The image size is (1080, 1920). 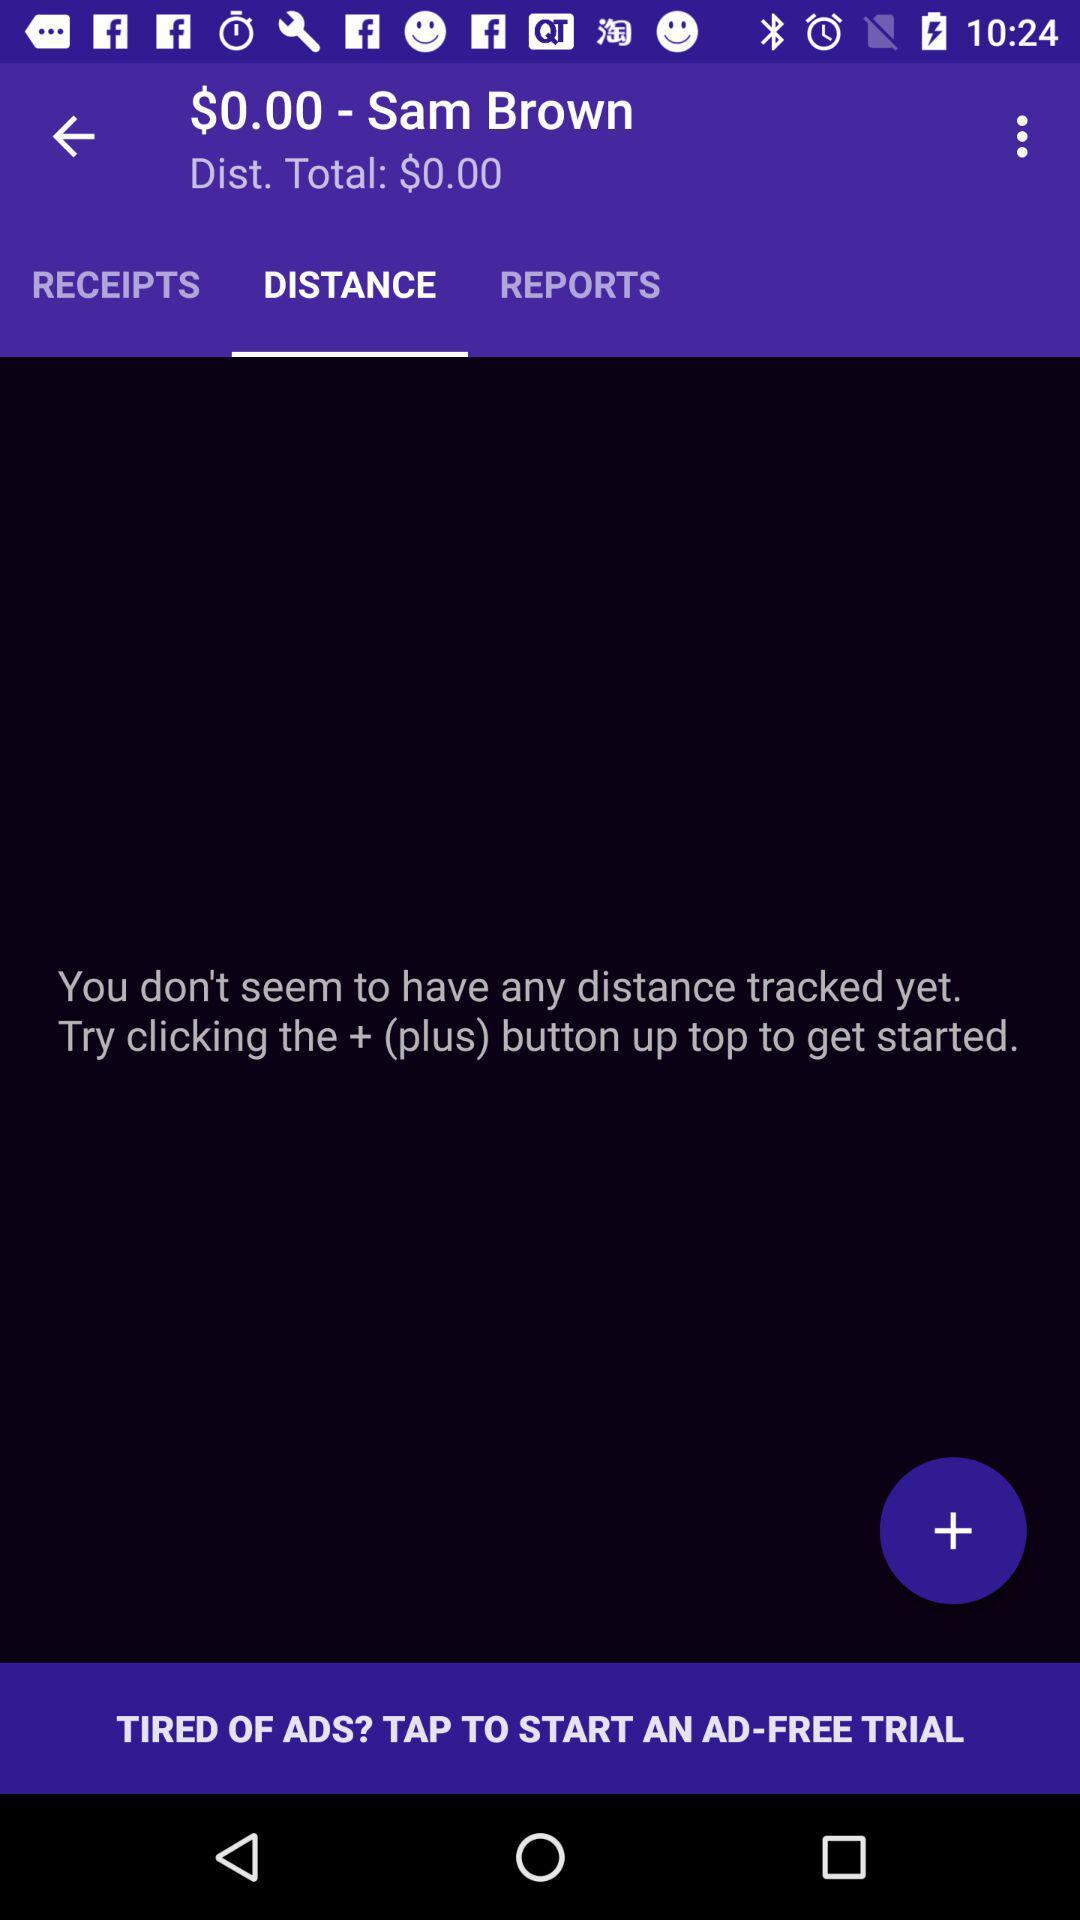 What do you see at coordinates (115, 282) in the screenshot?
I see `item to the left of distance item` at bounding box center [115, 282].